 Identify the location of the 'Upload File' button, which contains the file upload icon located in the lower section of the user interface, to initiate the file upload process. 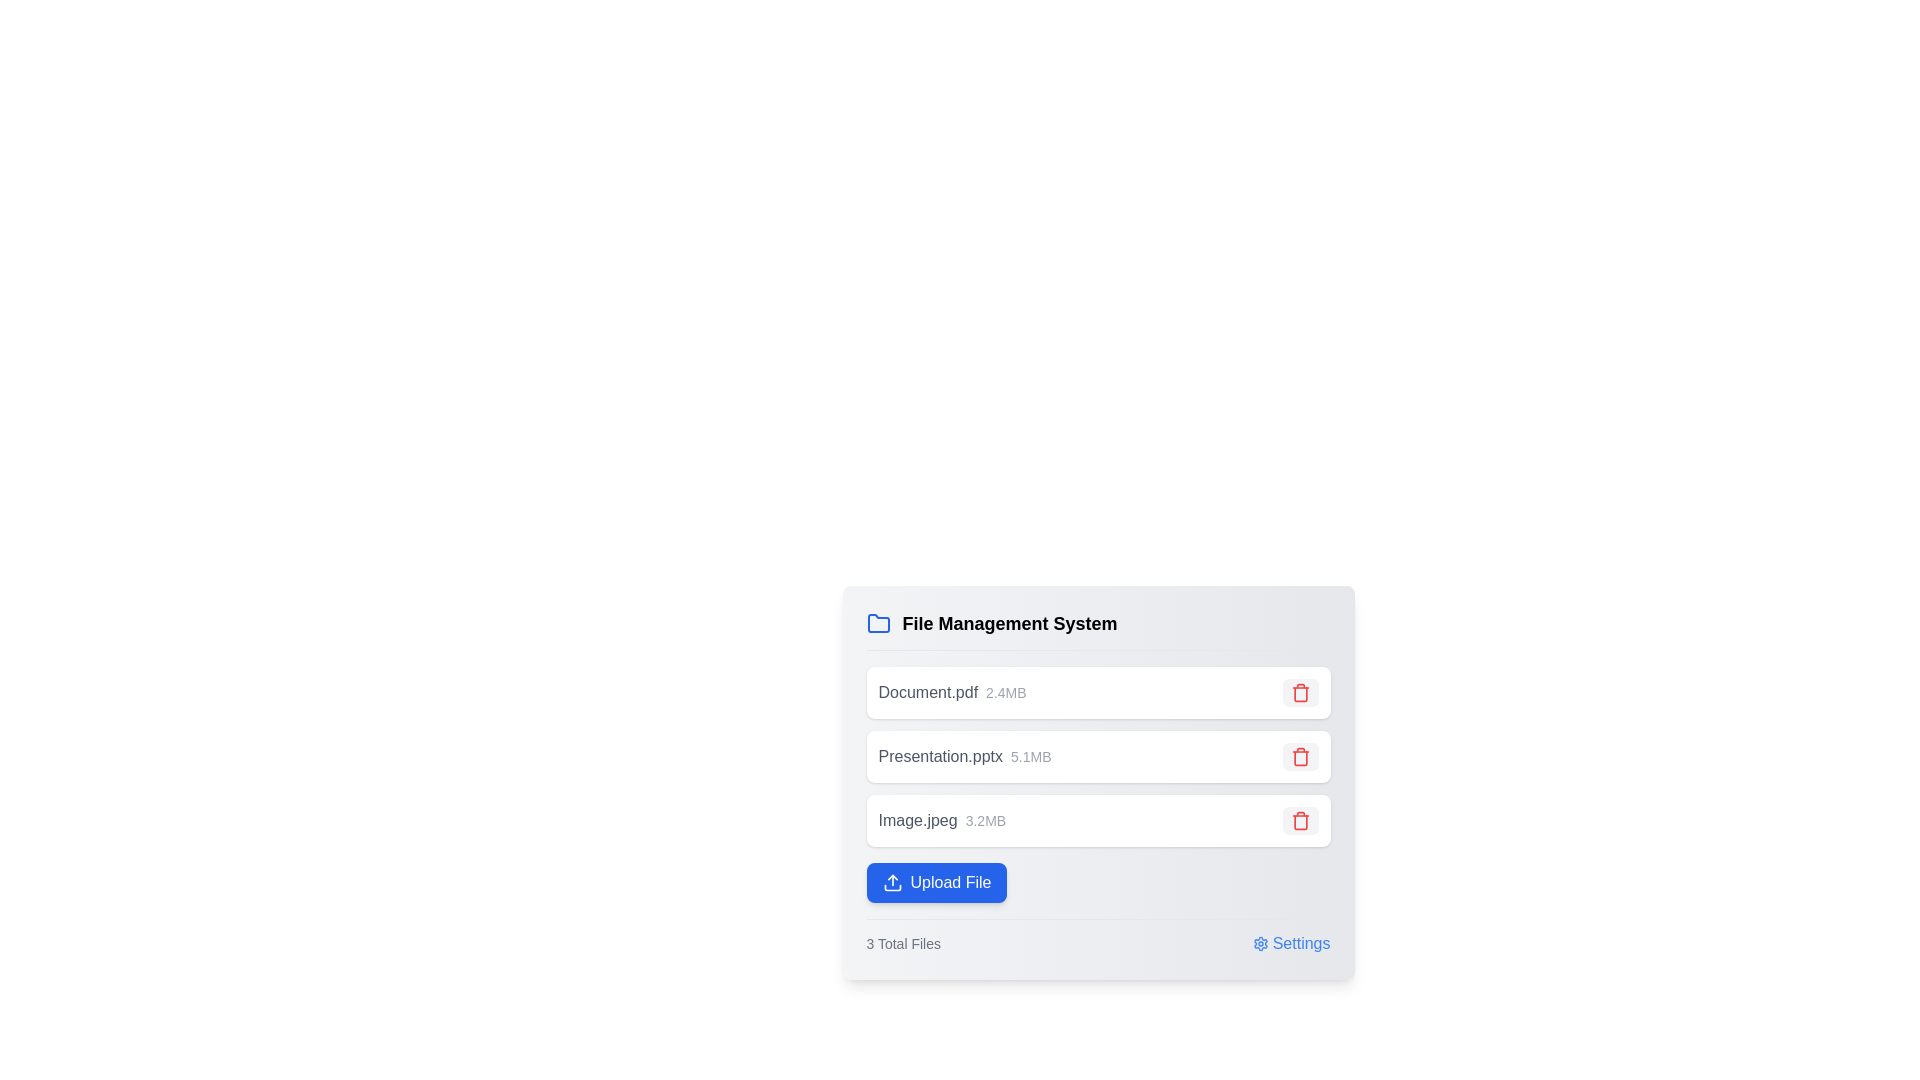
(891, 882).